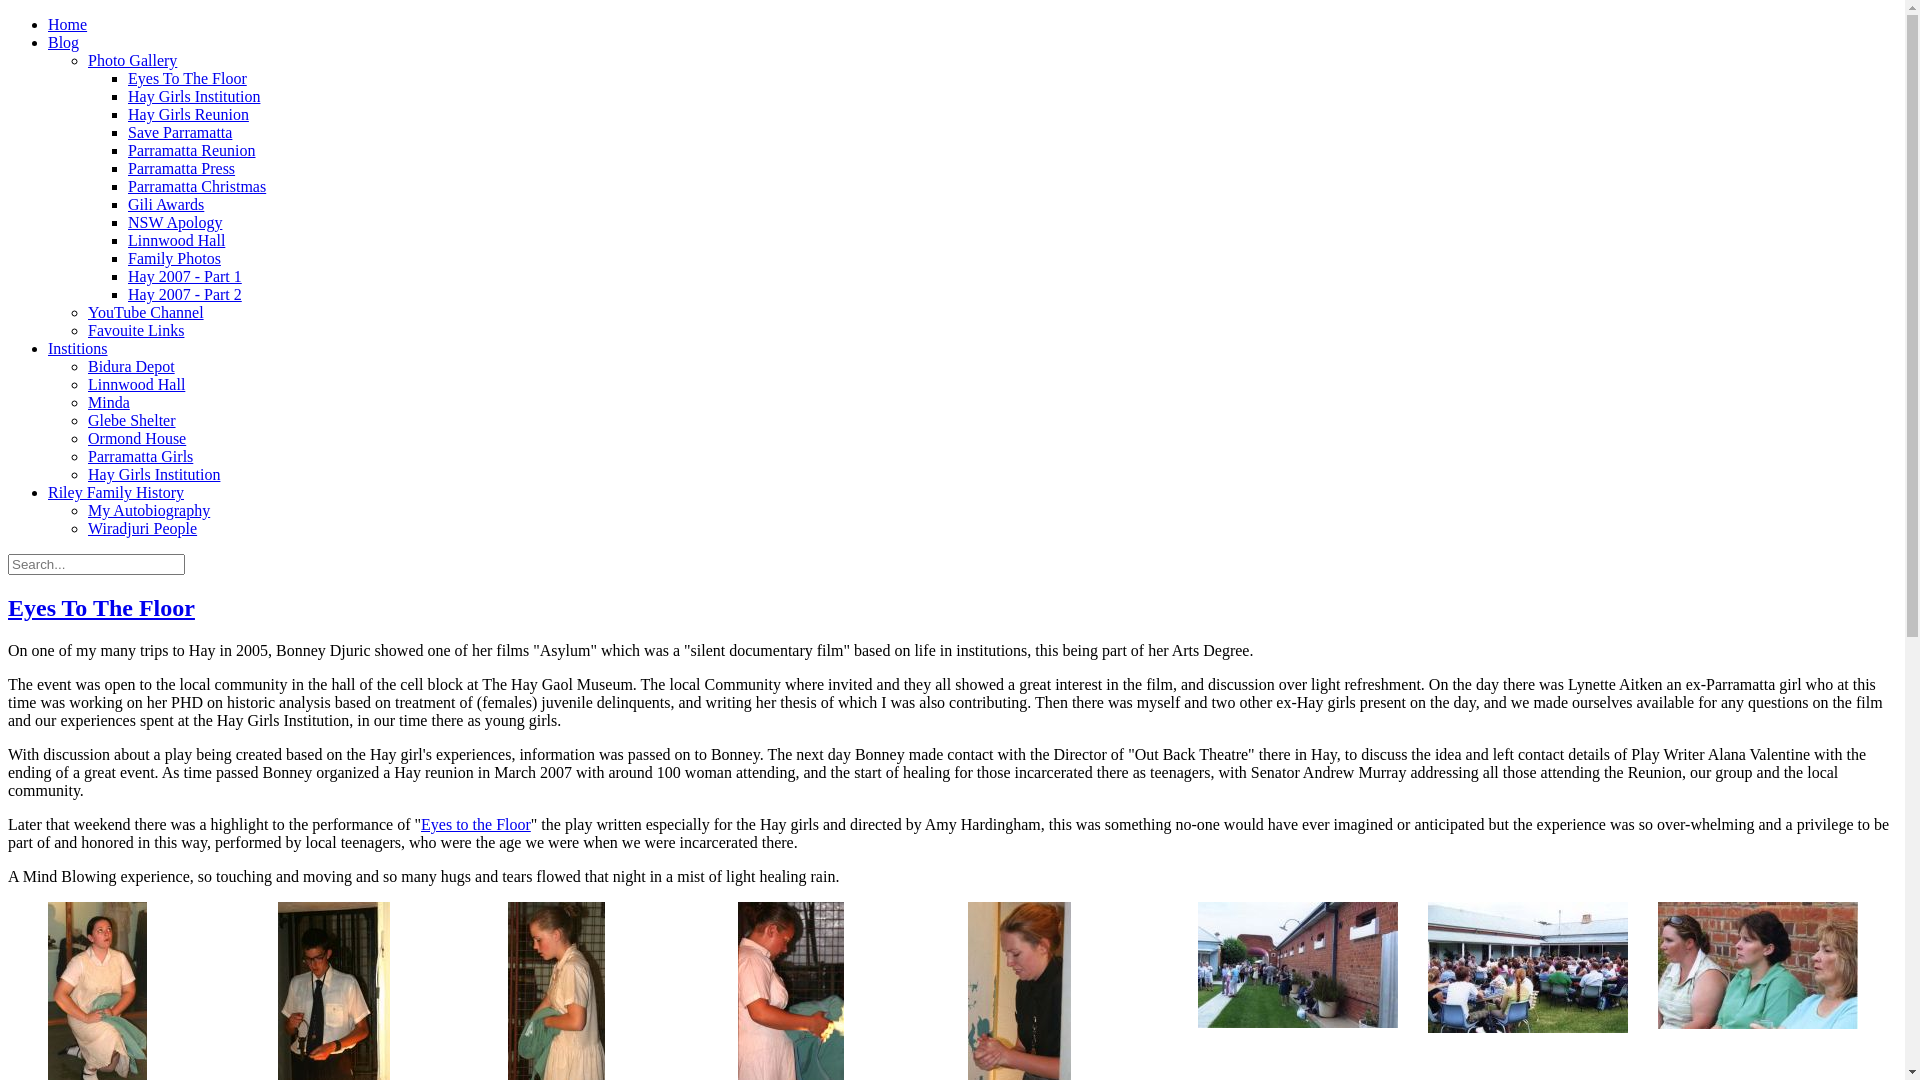 The height and width of the screenshot is (1080, 1920). Describe the element at coordinates (166, 204) in the screenshot. I see `'Gili Awards'` at that location.